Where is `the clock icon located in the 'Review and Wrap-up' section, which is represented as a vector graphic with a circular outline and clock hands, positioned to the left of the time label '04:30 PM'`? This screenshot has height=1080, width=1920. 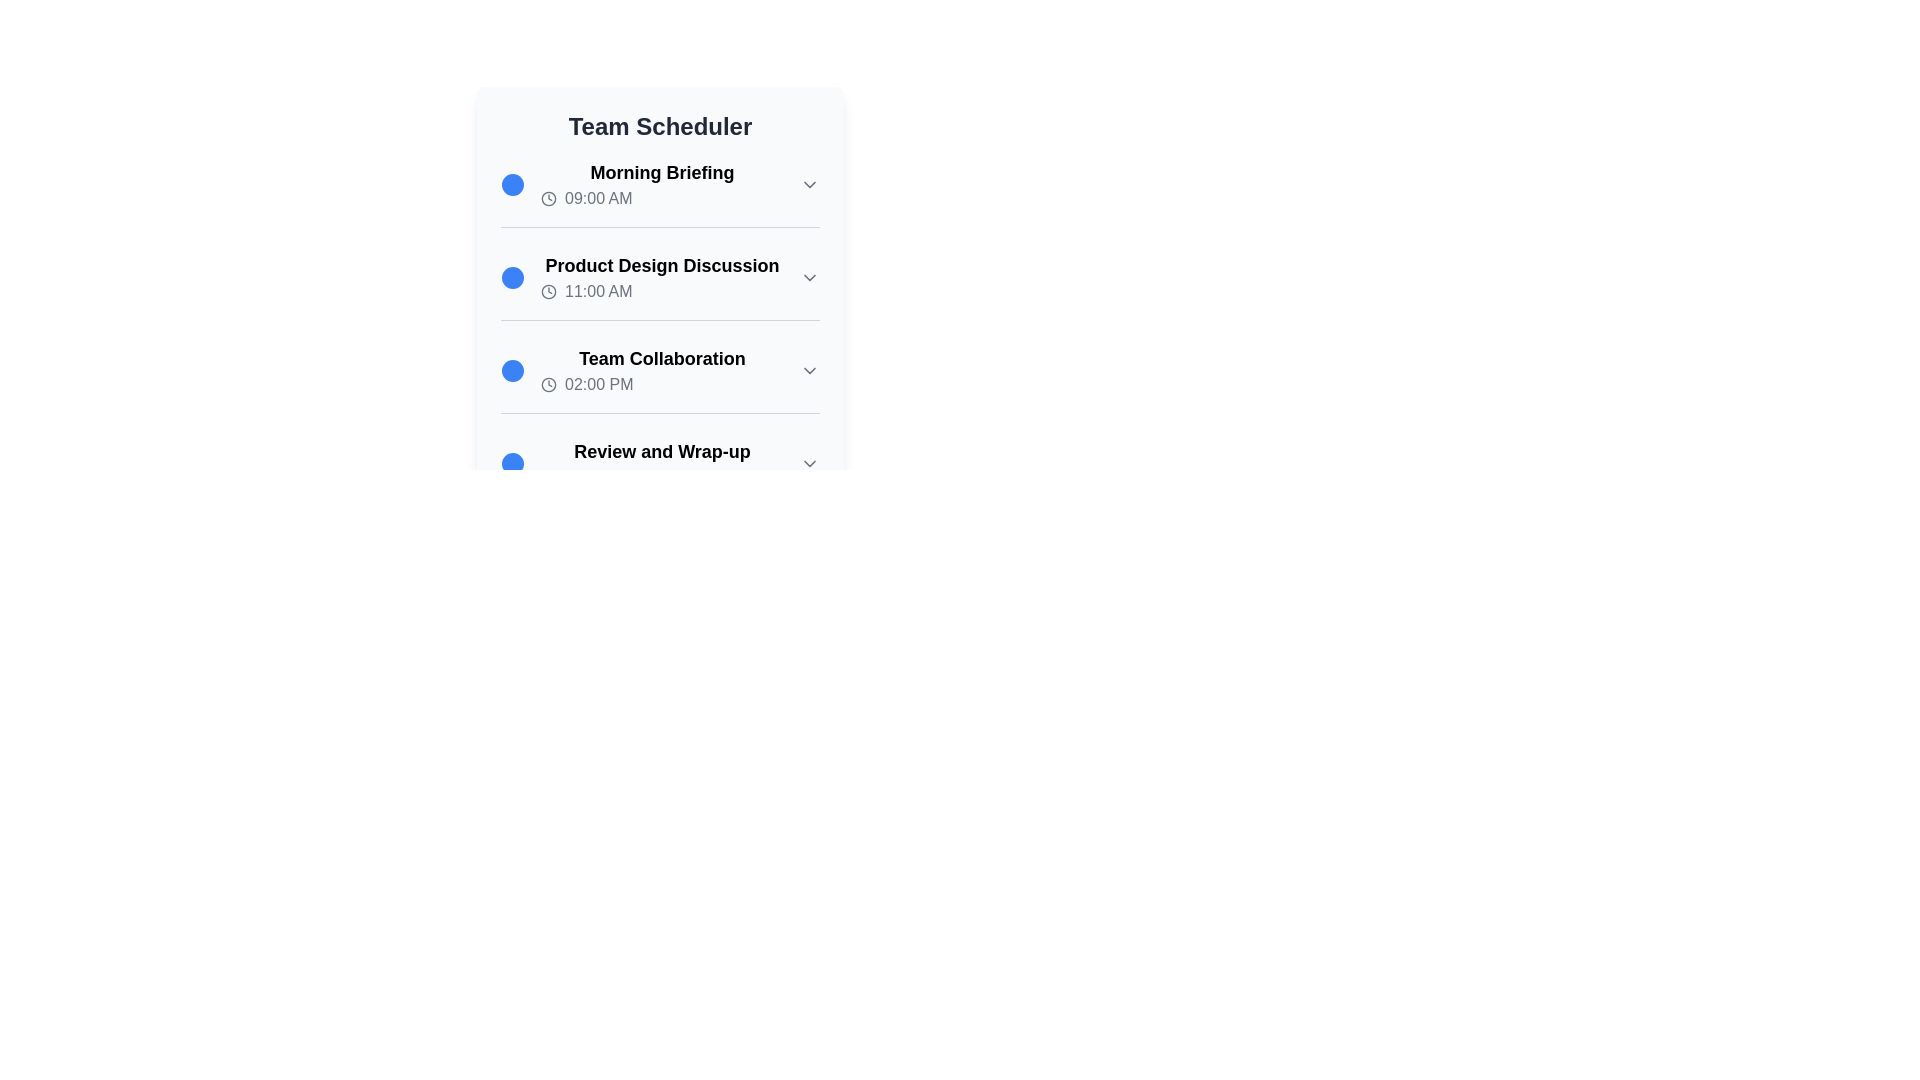
the clock icon located in the 'Review and Wrap-up' section, which is represented as a vector graphic with a circular outline and clock hands, positioned to the left of the time label '04:30 PM' is located at coordinates (548, 478).